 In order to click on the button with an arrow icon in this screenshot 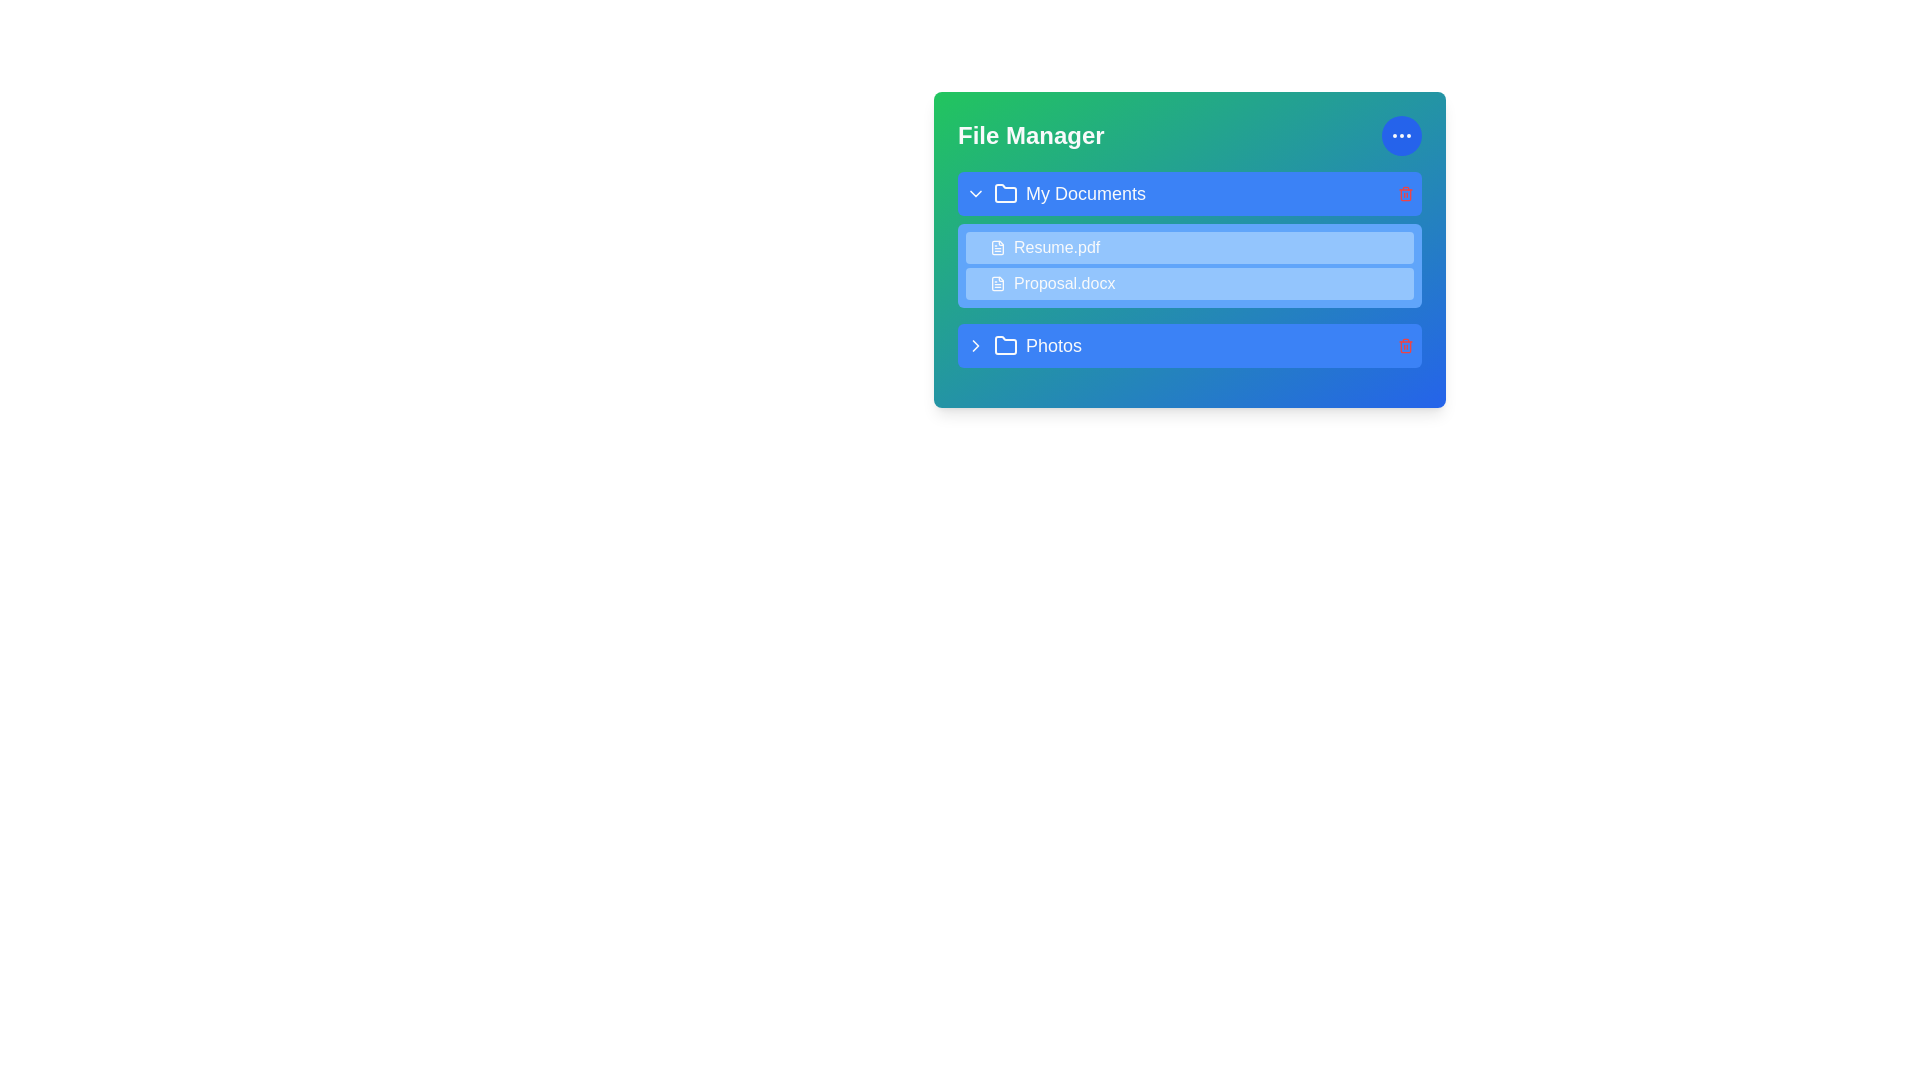, I will do `click(975, 345)`.